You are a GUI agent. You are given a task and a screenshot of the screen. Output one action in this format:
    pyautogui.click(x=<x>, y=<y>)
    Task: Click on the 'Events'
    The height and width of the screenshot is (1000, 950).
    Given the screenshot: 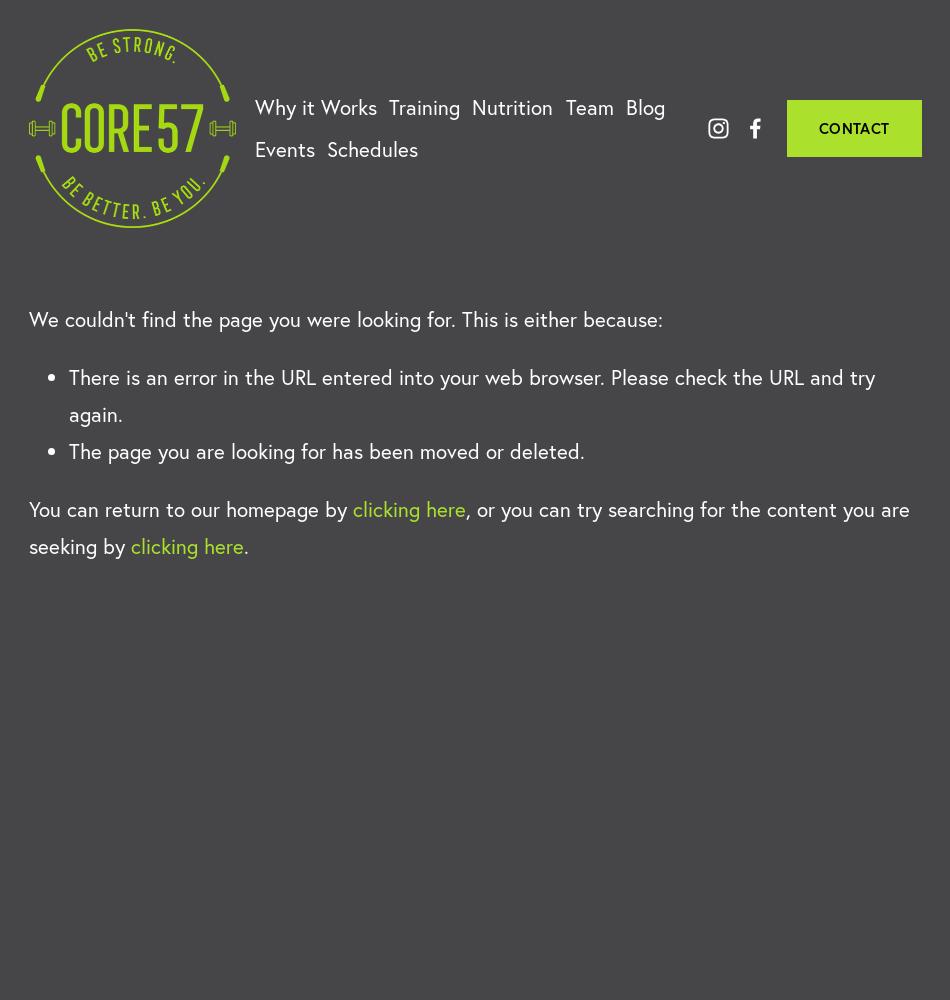 What is the action you would take?
    pyautogui.click(x=282, y=148)
    